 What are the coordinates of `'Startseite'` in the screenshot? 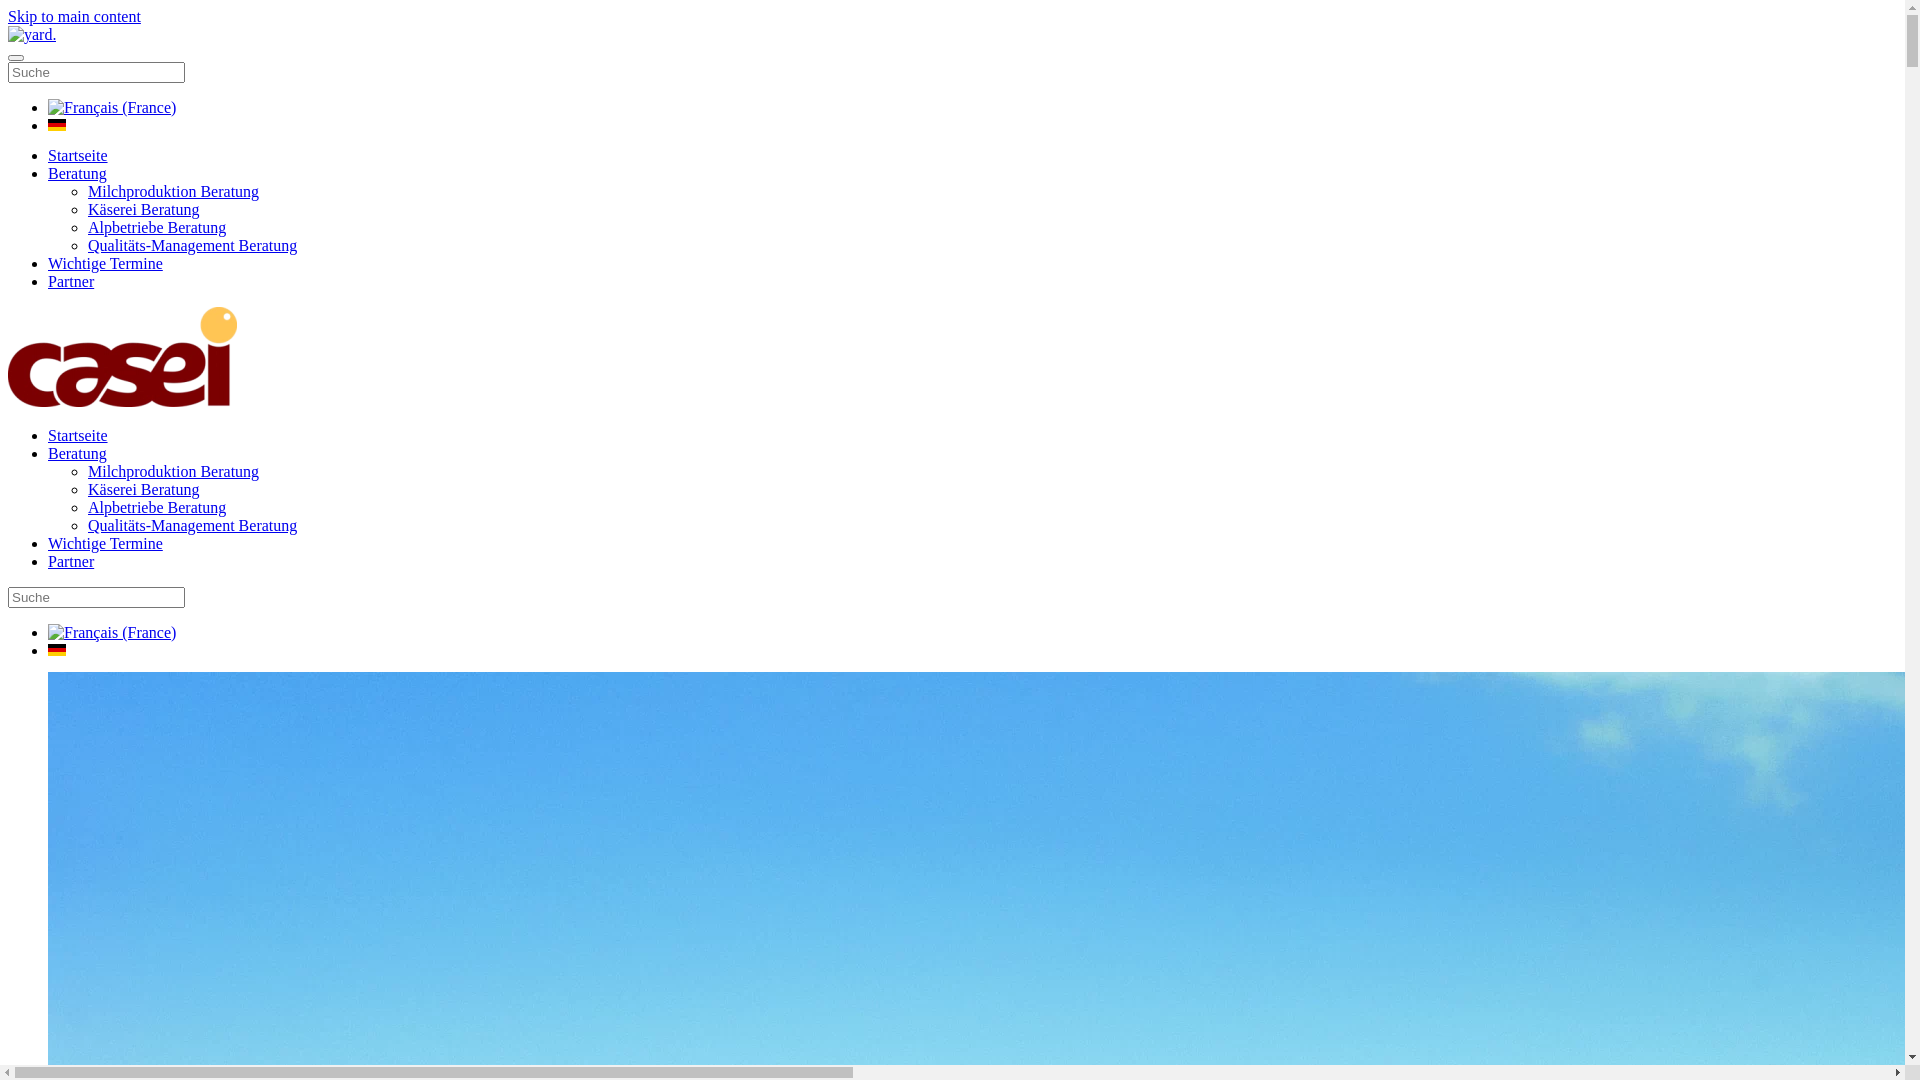 It's located at (77, 154).